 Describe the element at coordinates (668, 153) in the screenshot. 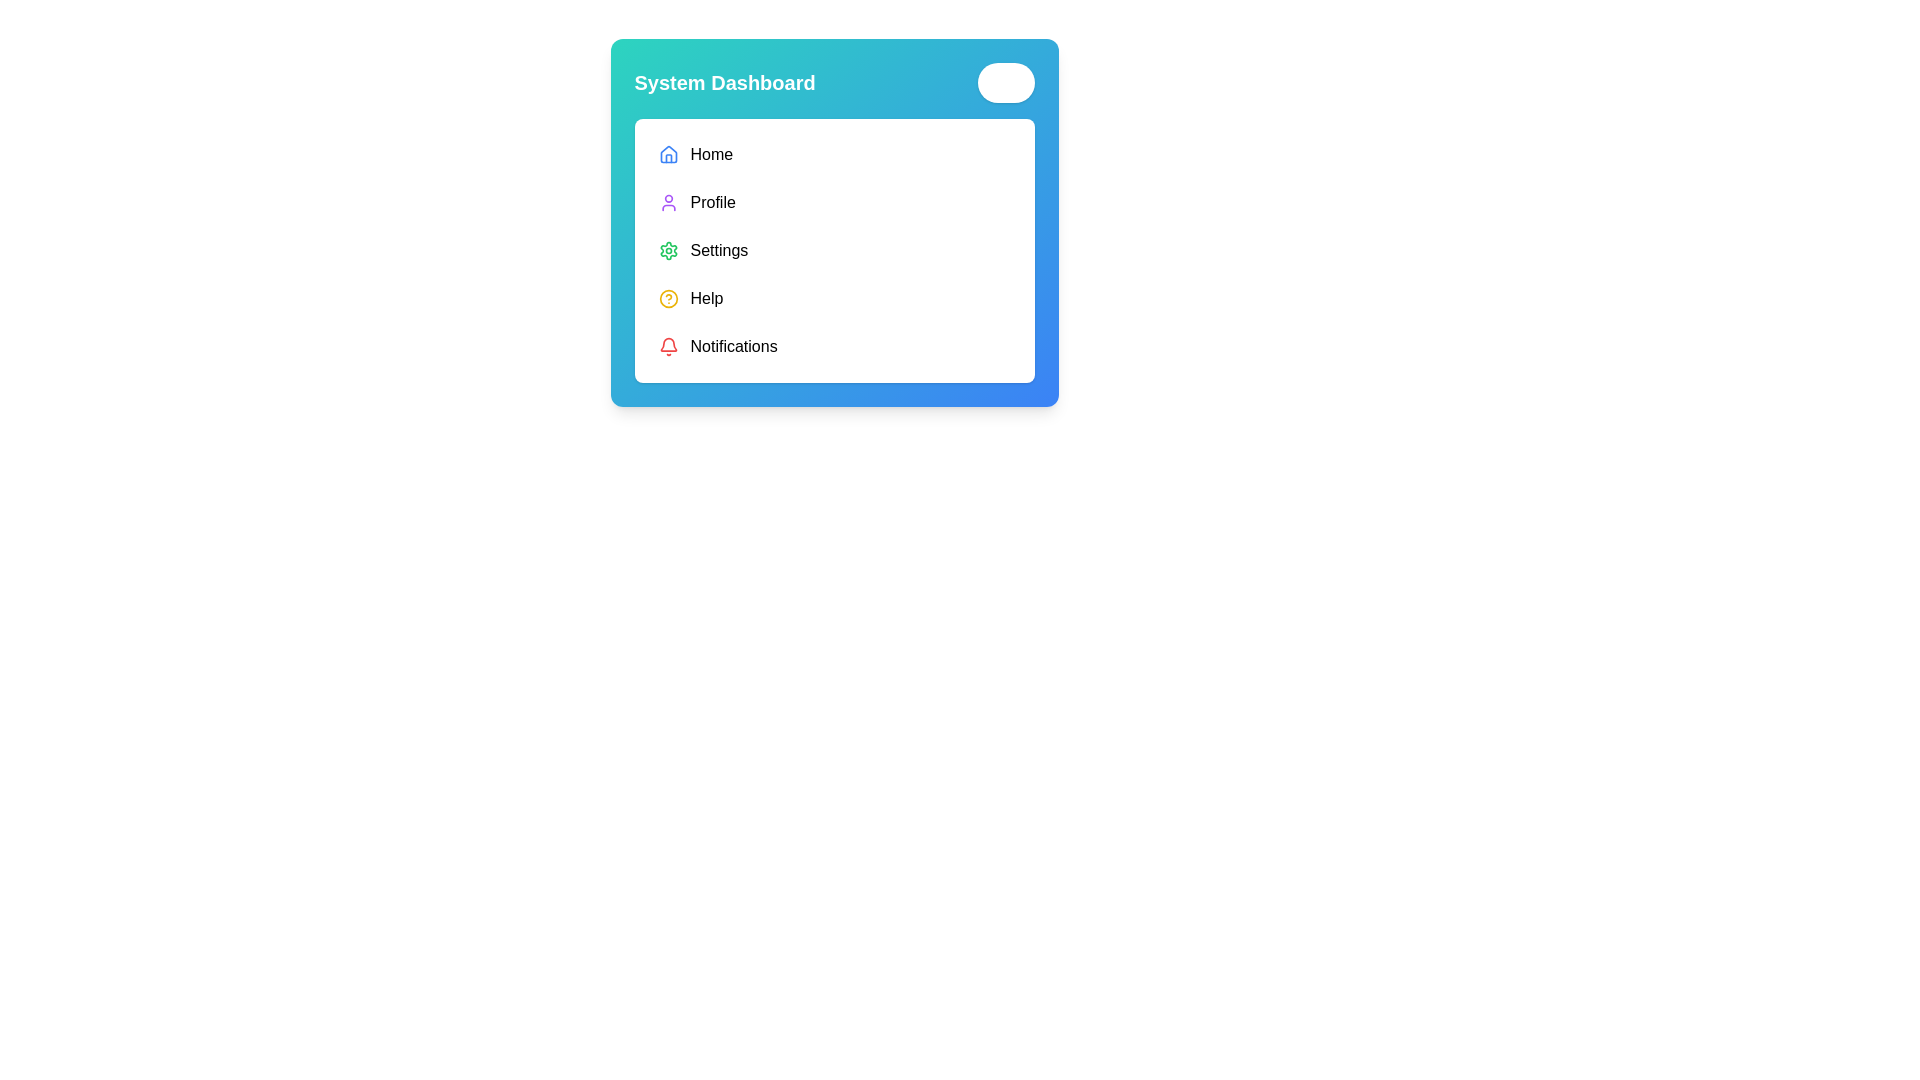

I see `the house-shaped icon component located at the top-left corner of the interface, adjacent to the 'Home' label` at that location.